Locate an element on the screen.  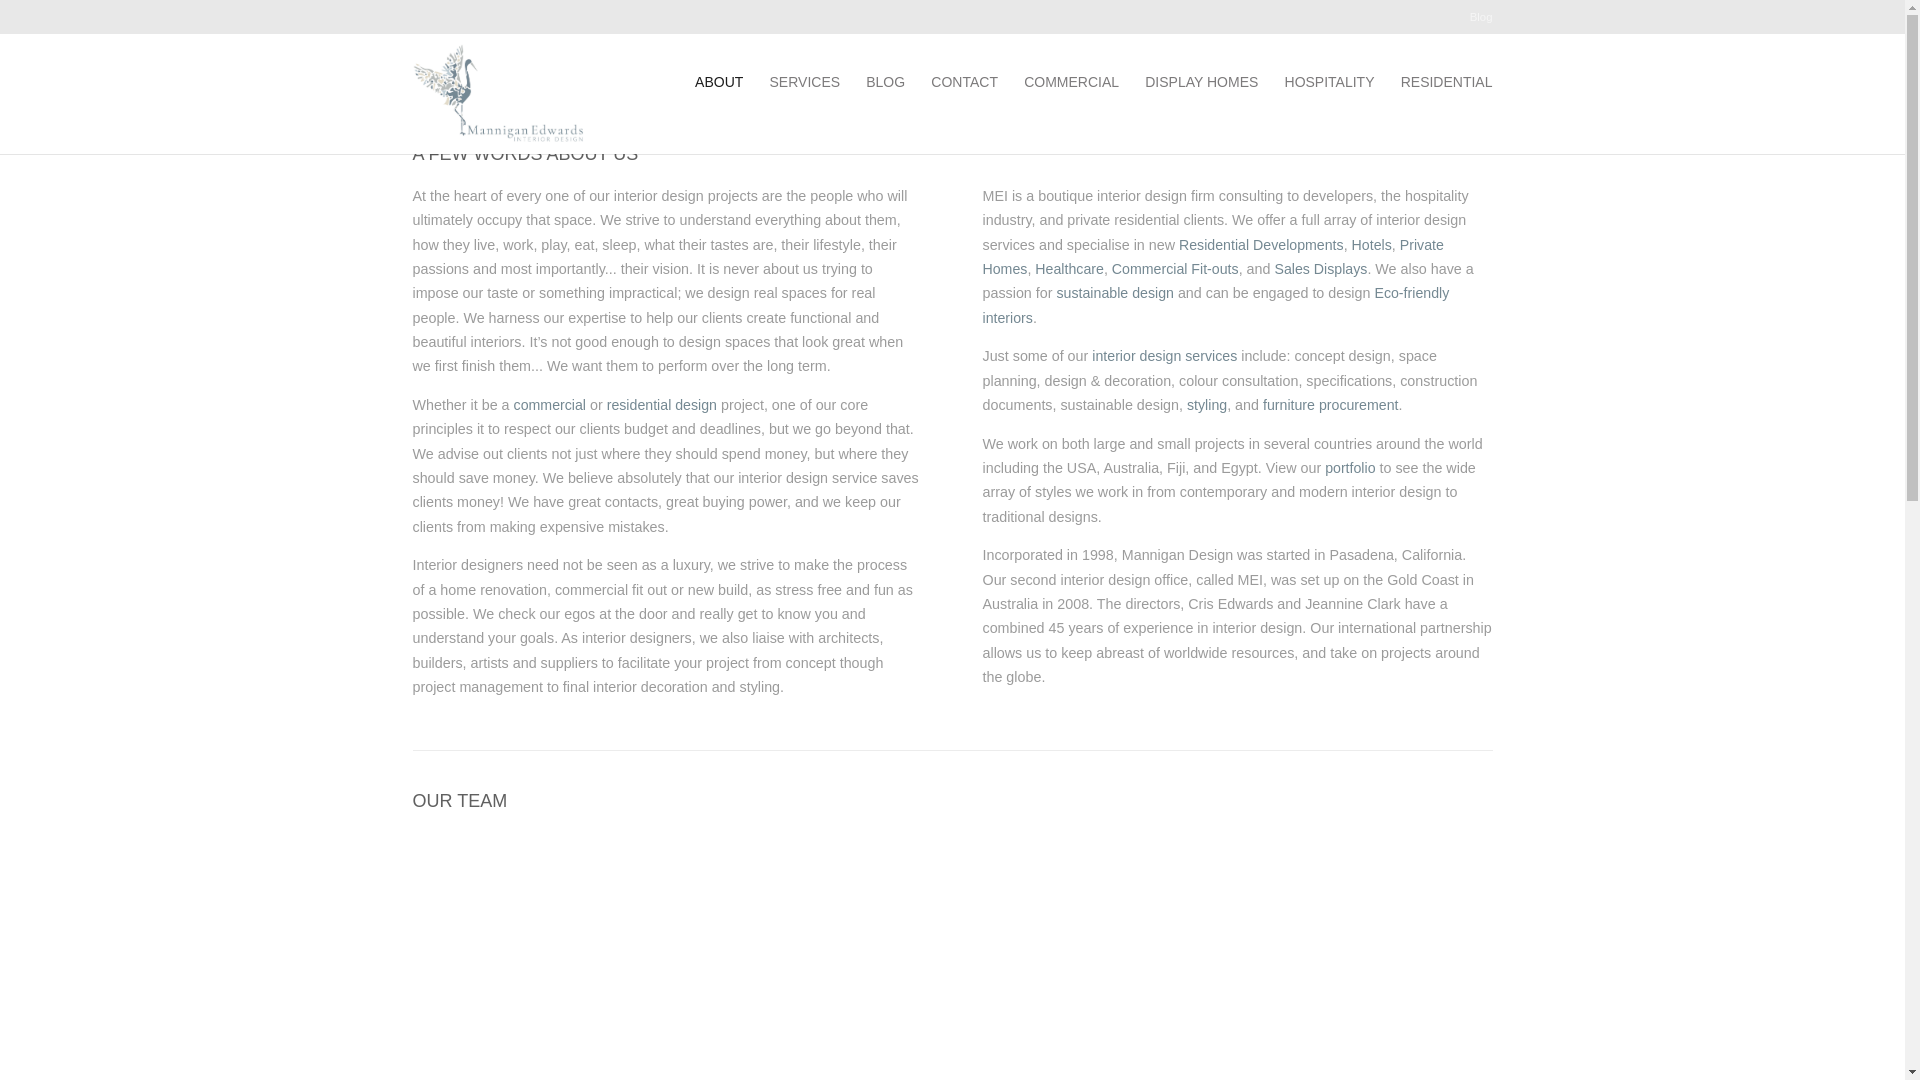
'BLOG' is located at coordinates (865, 80).